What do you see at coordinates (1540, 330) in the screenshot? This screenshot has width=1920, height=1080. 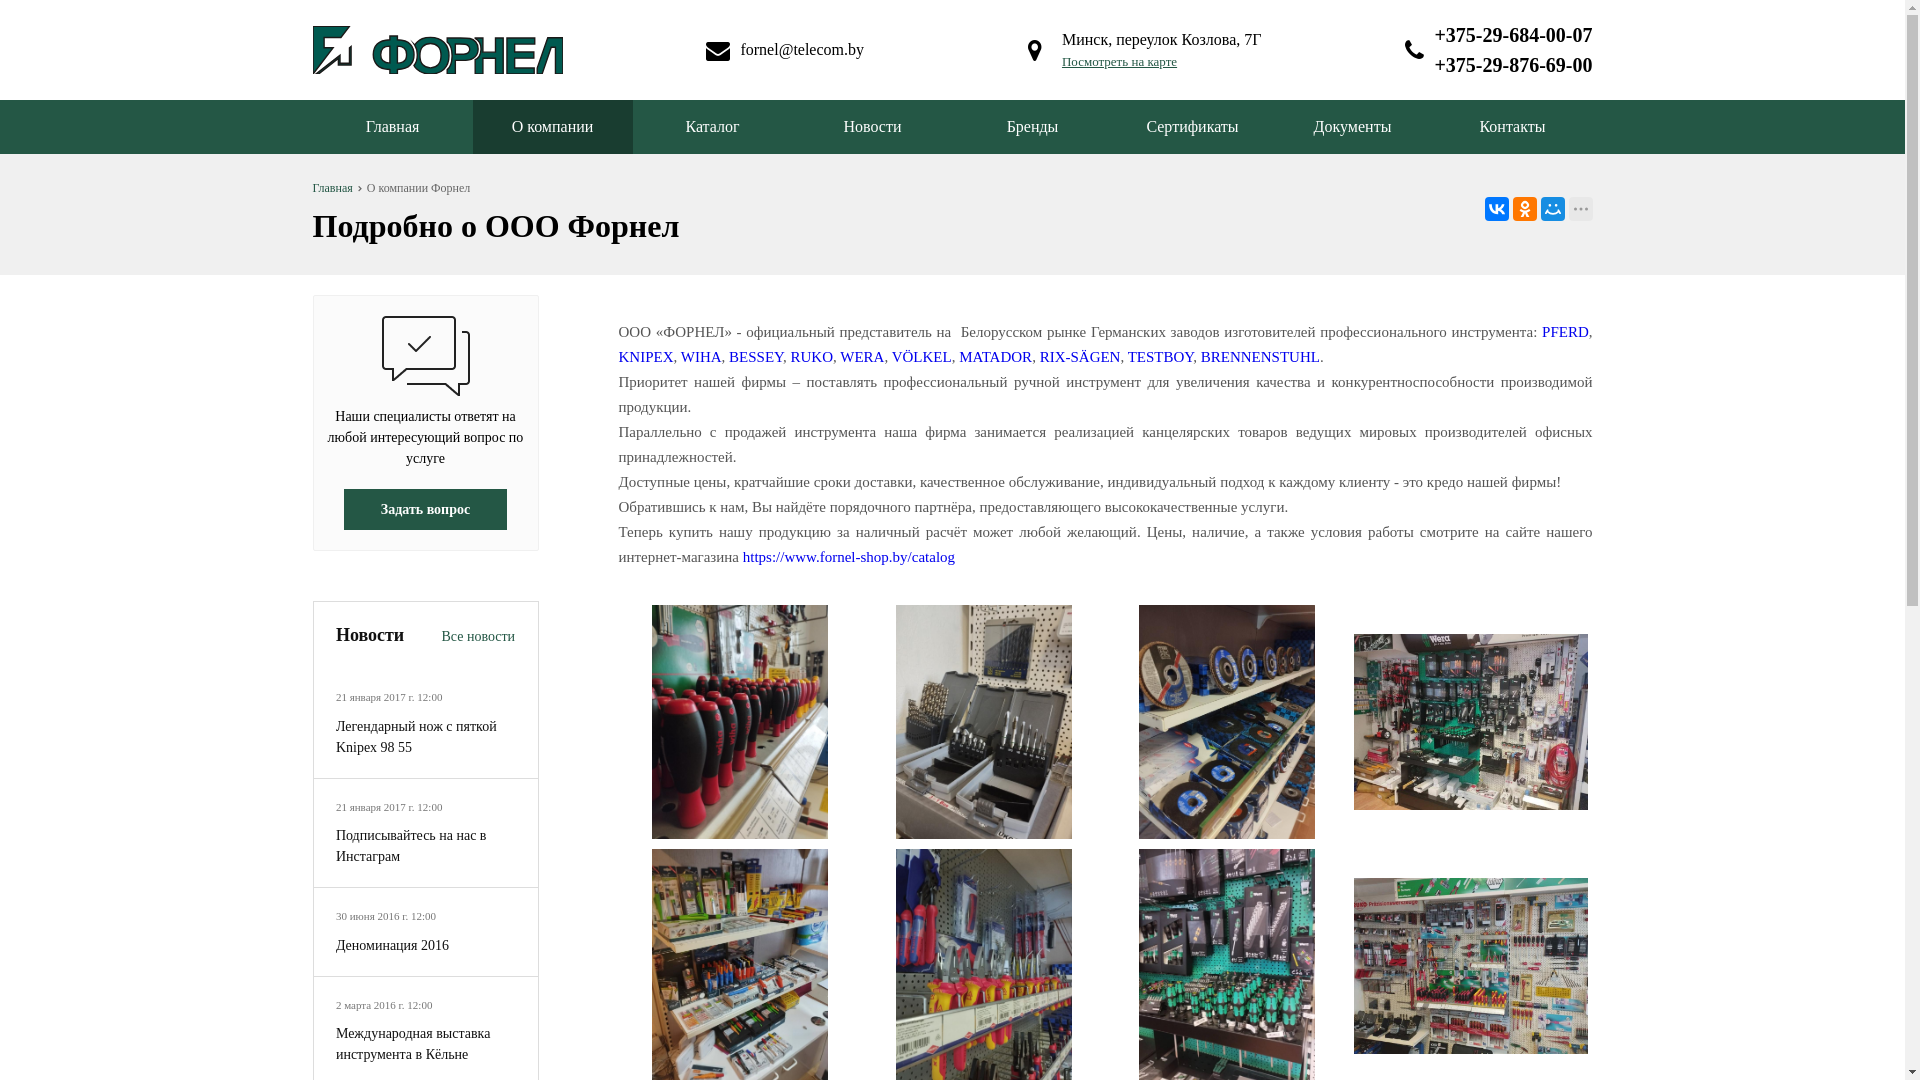 I see `'PFERD'` at bounding box center [1540, 330].